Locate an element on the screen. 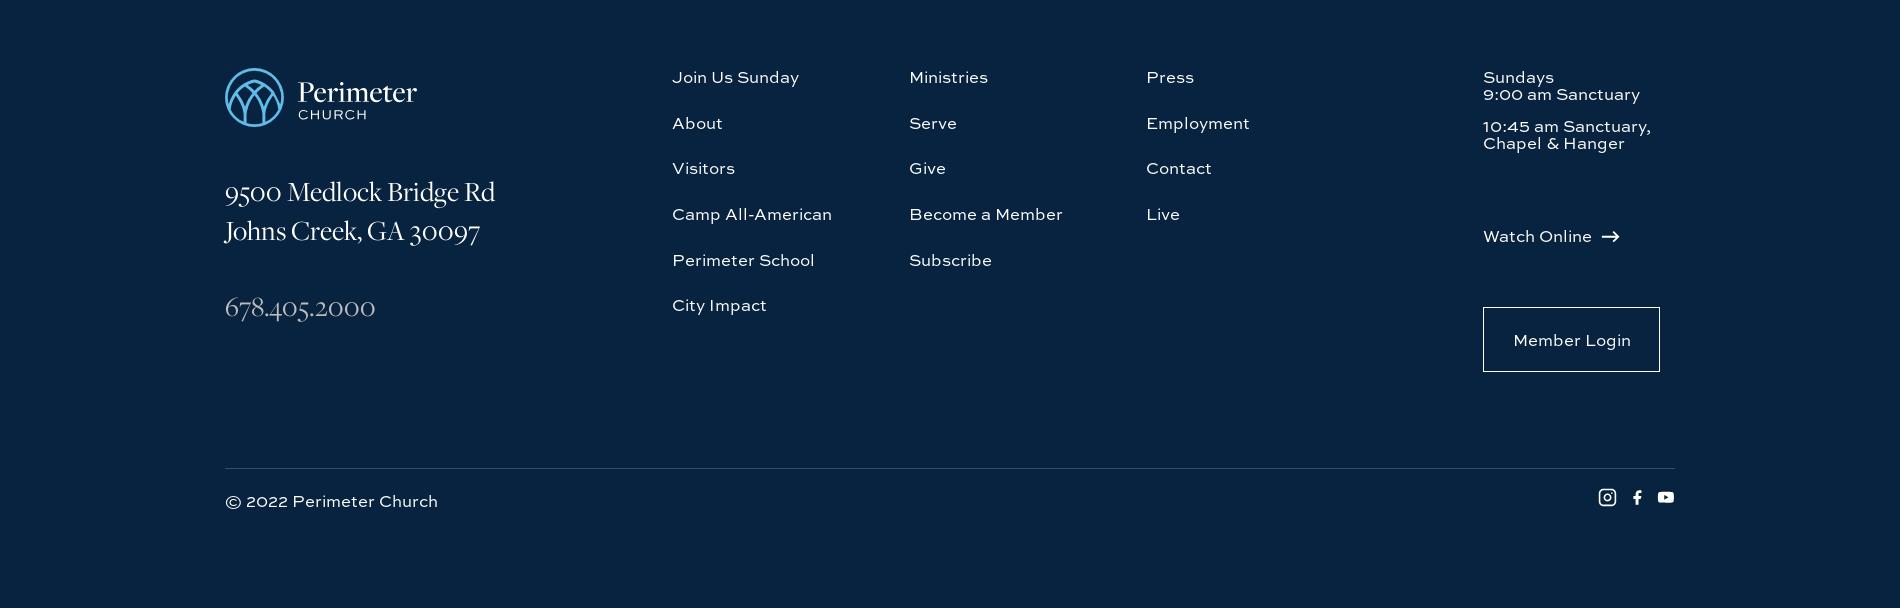  'Live' is located at coordinates (1162, 29).